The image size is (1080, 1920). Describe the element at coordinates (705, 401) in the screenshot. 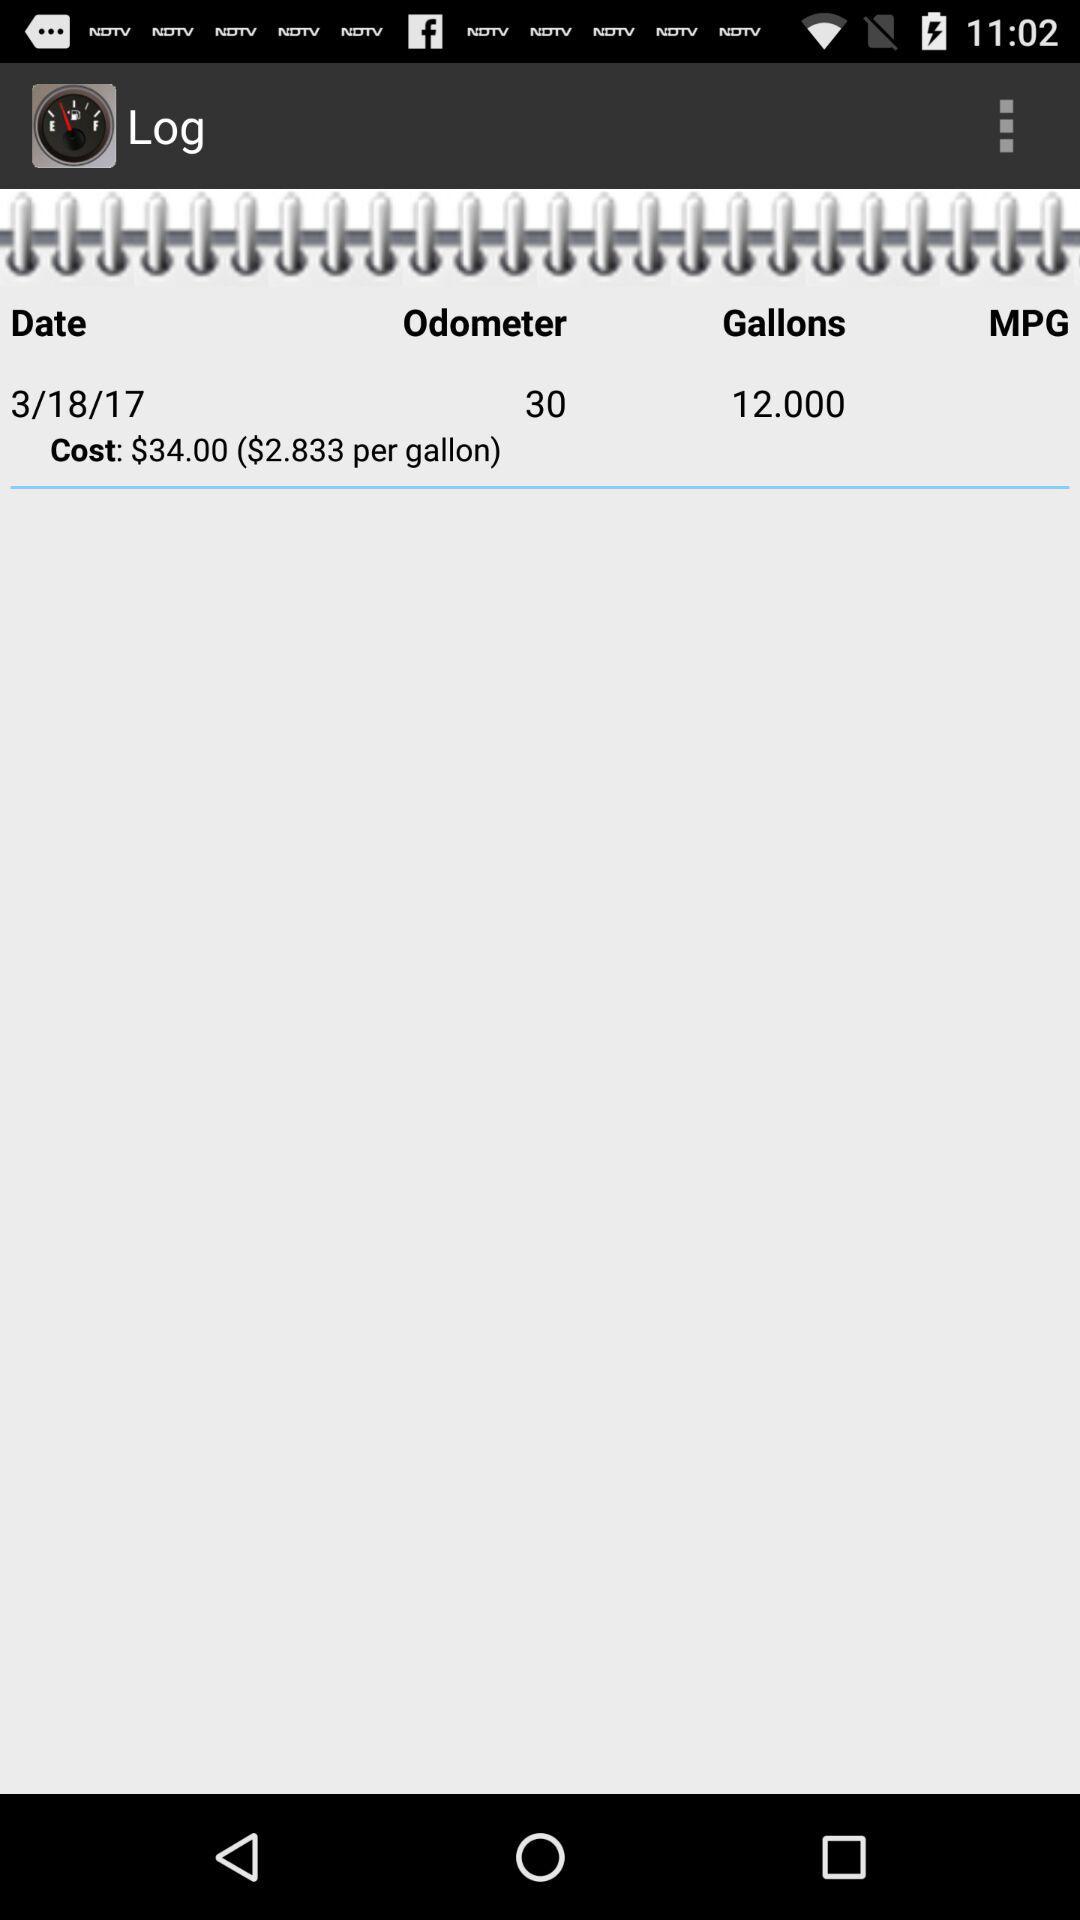

I see `icon above the cost 34 00 item` at that location.